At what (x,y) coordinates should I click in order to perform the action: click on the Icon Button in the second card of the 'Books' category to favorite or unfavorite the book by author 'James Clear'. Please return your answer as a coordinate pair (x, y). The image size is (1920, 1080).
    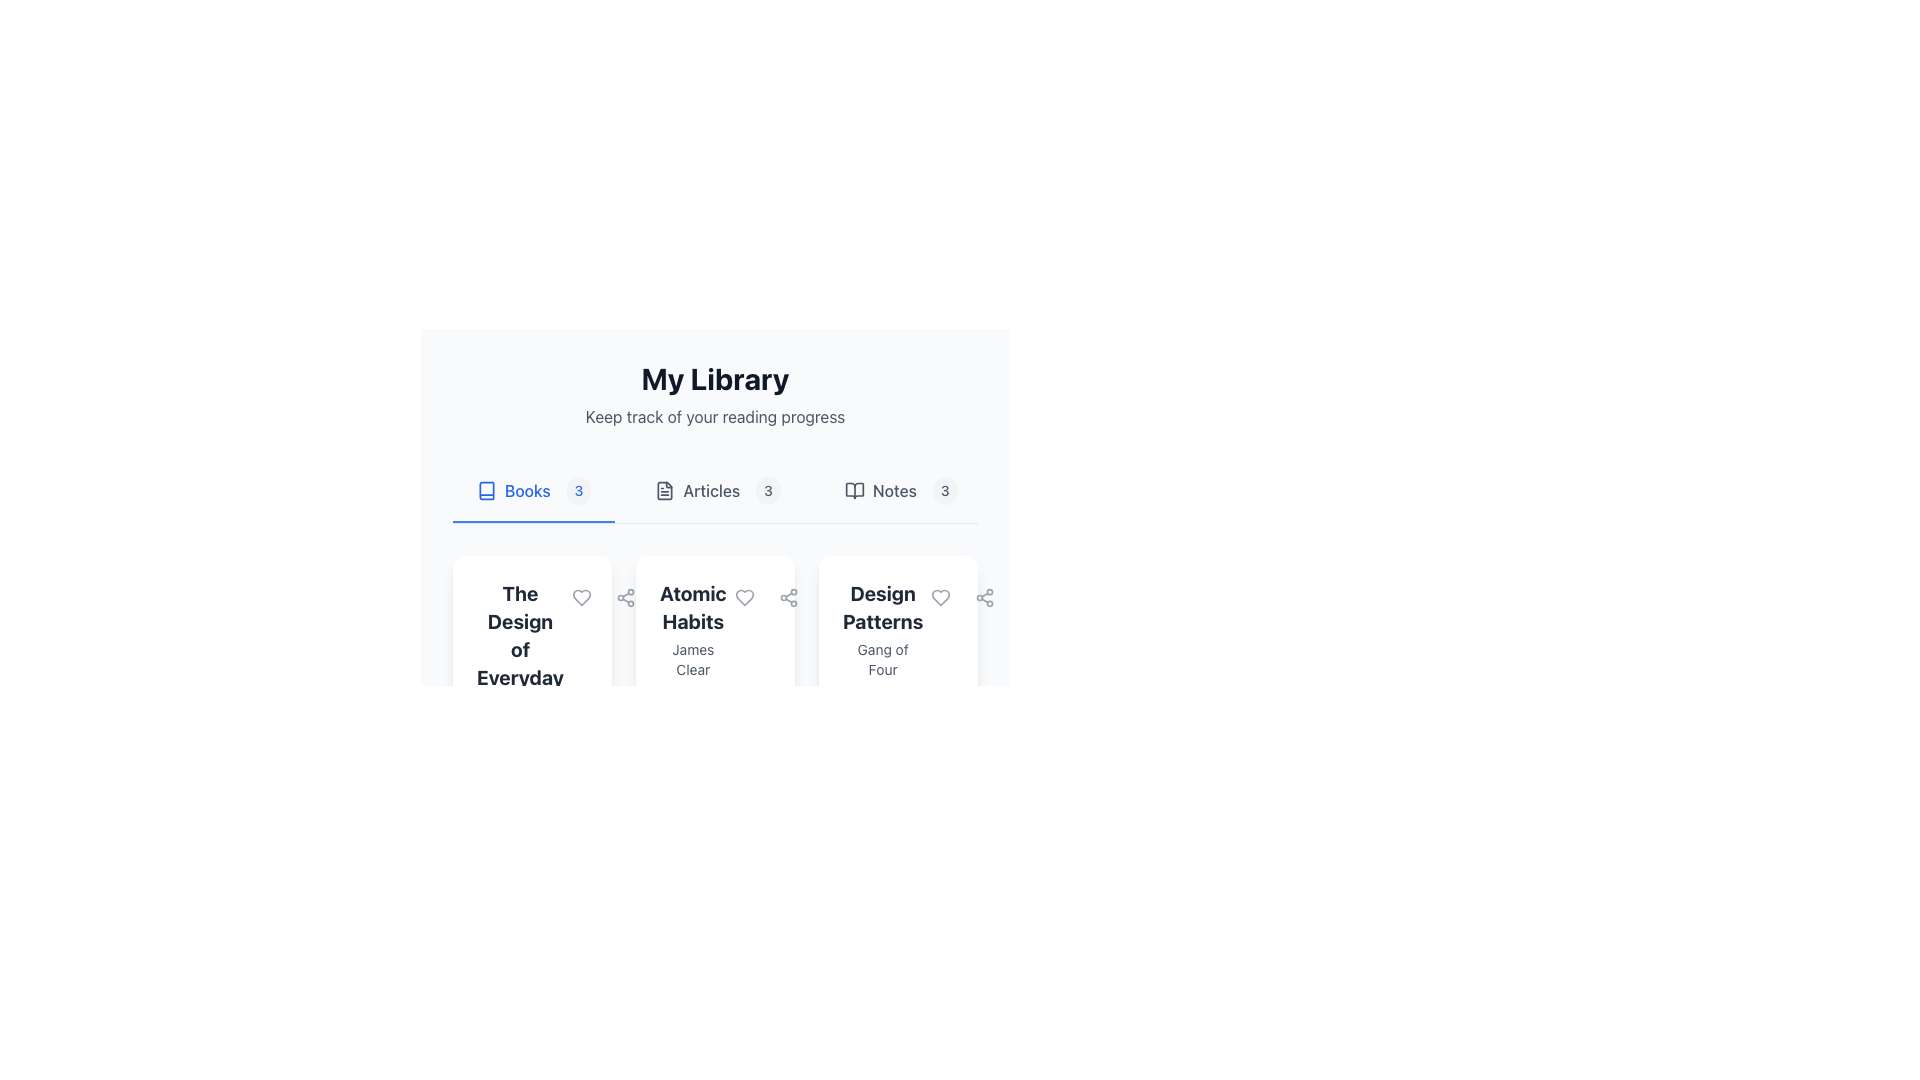
    Looking at the image, I should click on (743, 596).